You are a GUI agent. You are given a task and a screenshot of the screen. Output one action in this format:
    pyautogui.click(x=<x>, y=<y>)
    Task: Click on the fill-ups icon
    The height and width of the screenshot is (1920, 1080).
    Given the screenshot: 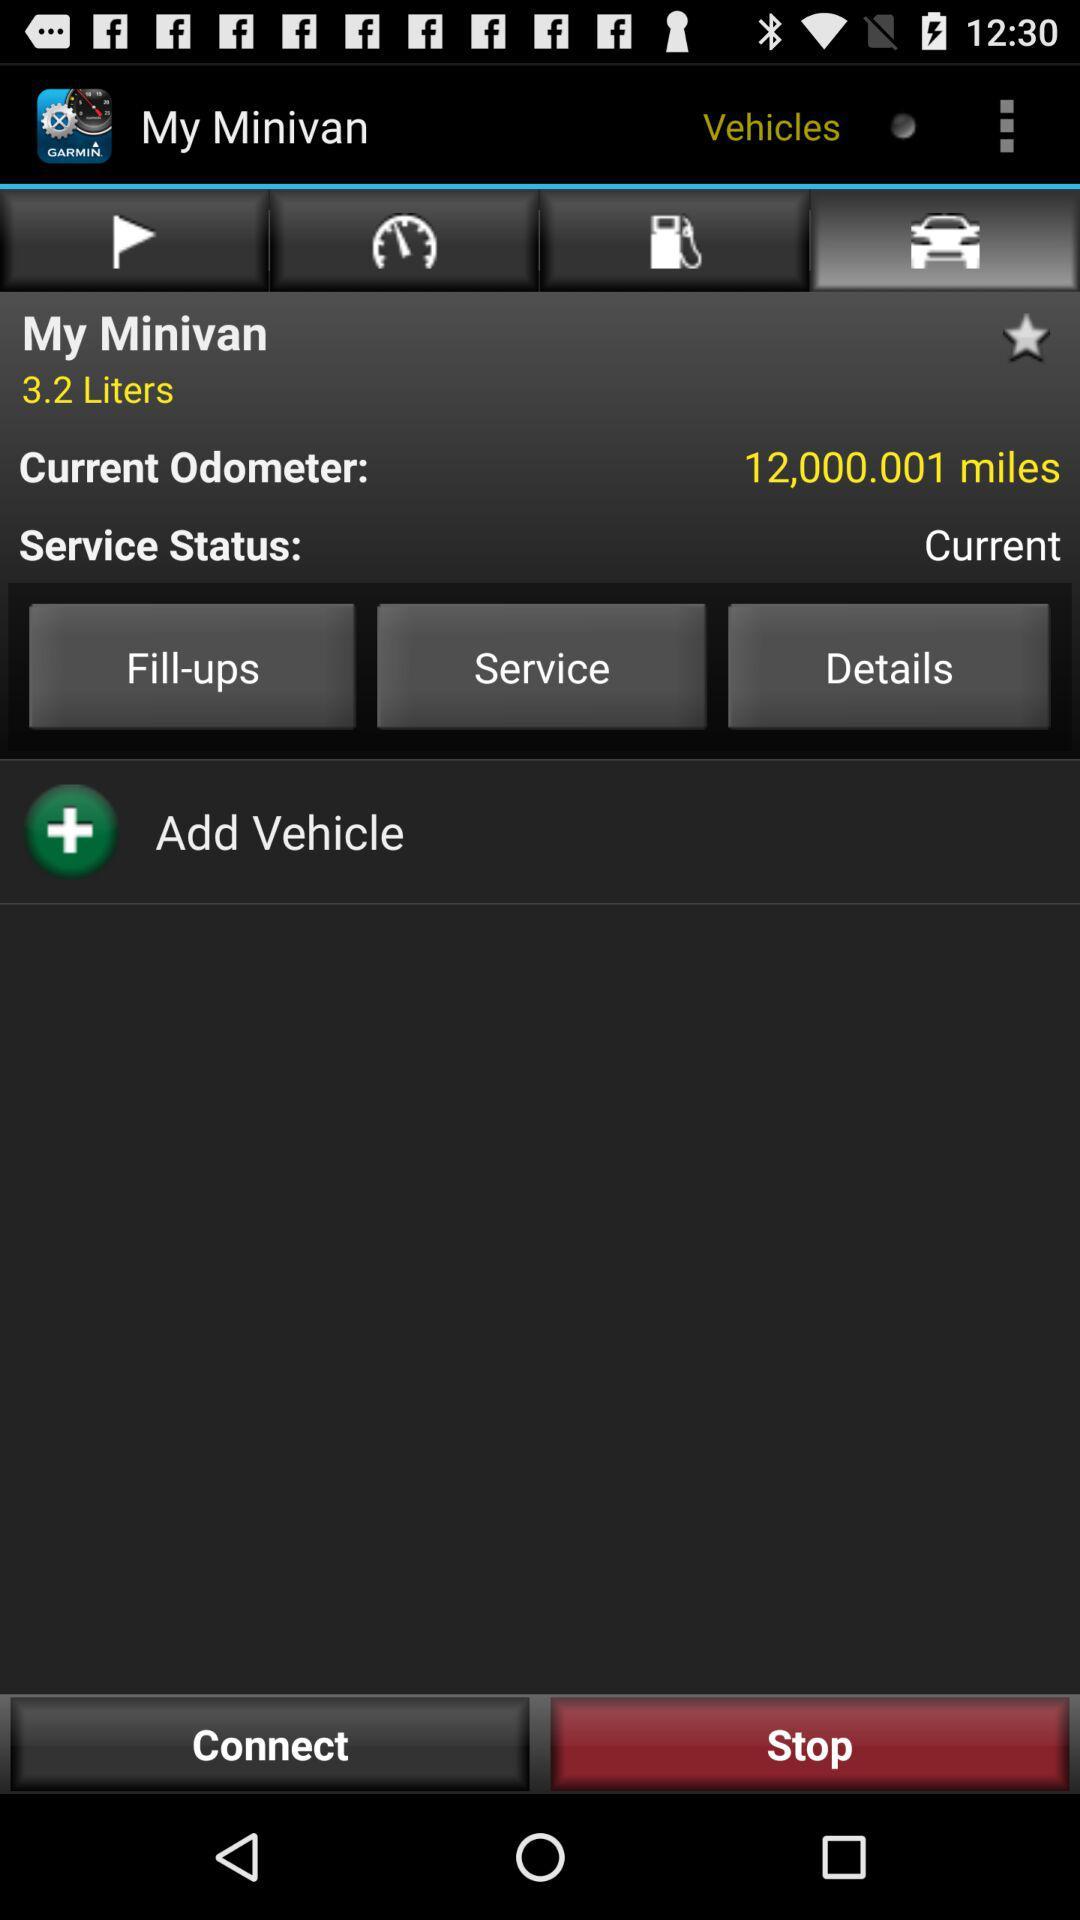 What is the action you would take?
    pyautogui.click(x=192, y=666)
    